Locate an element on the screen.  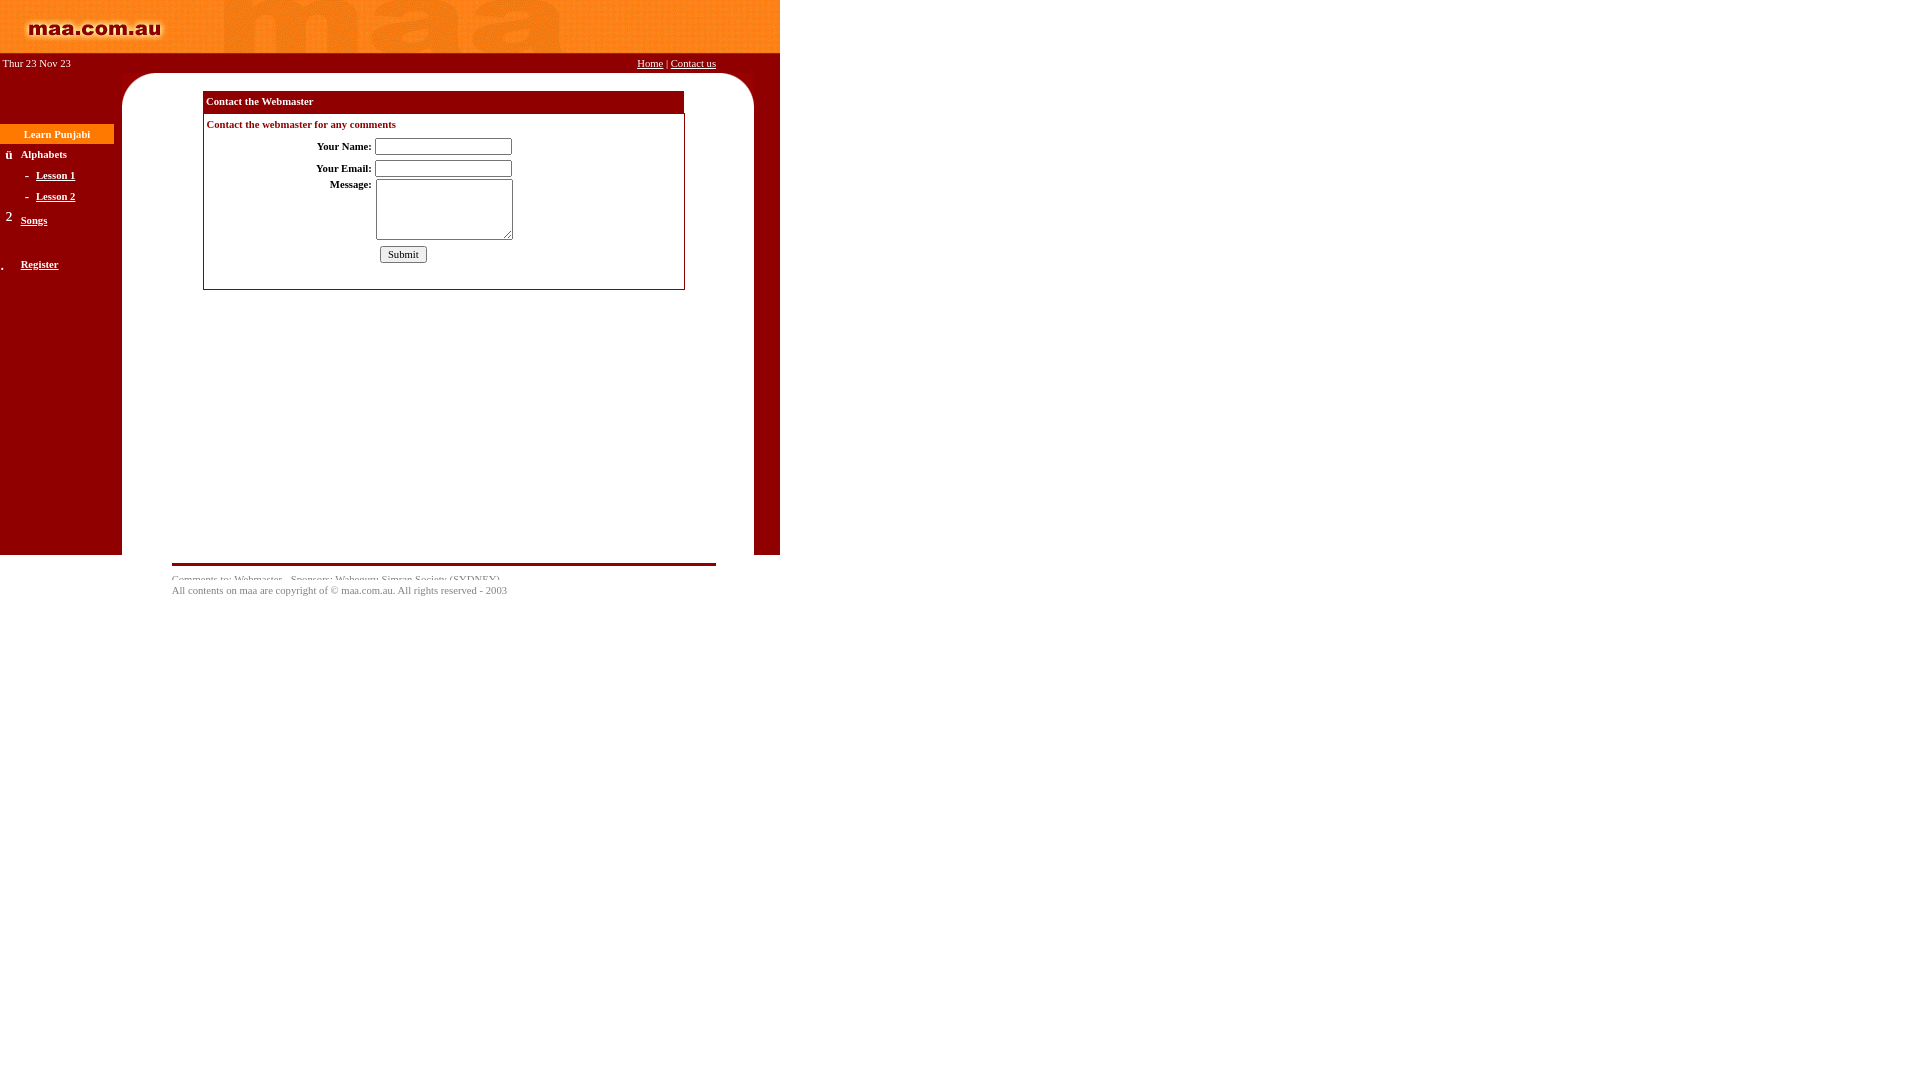
'Contact us' is located at coordinates (693, 62).